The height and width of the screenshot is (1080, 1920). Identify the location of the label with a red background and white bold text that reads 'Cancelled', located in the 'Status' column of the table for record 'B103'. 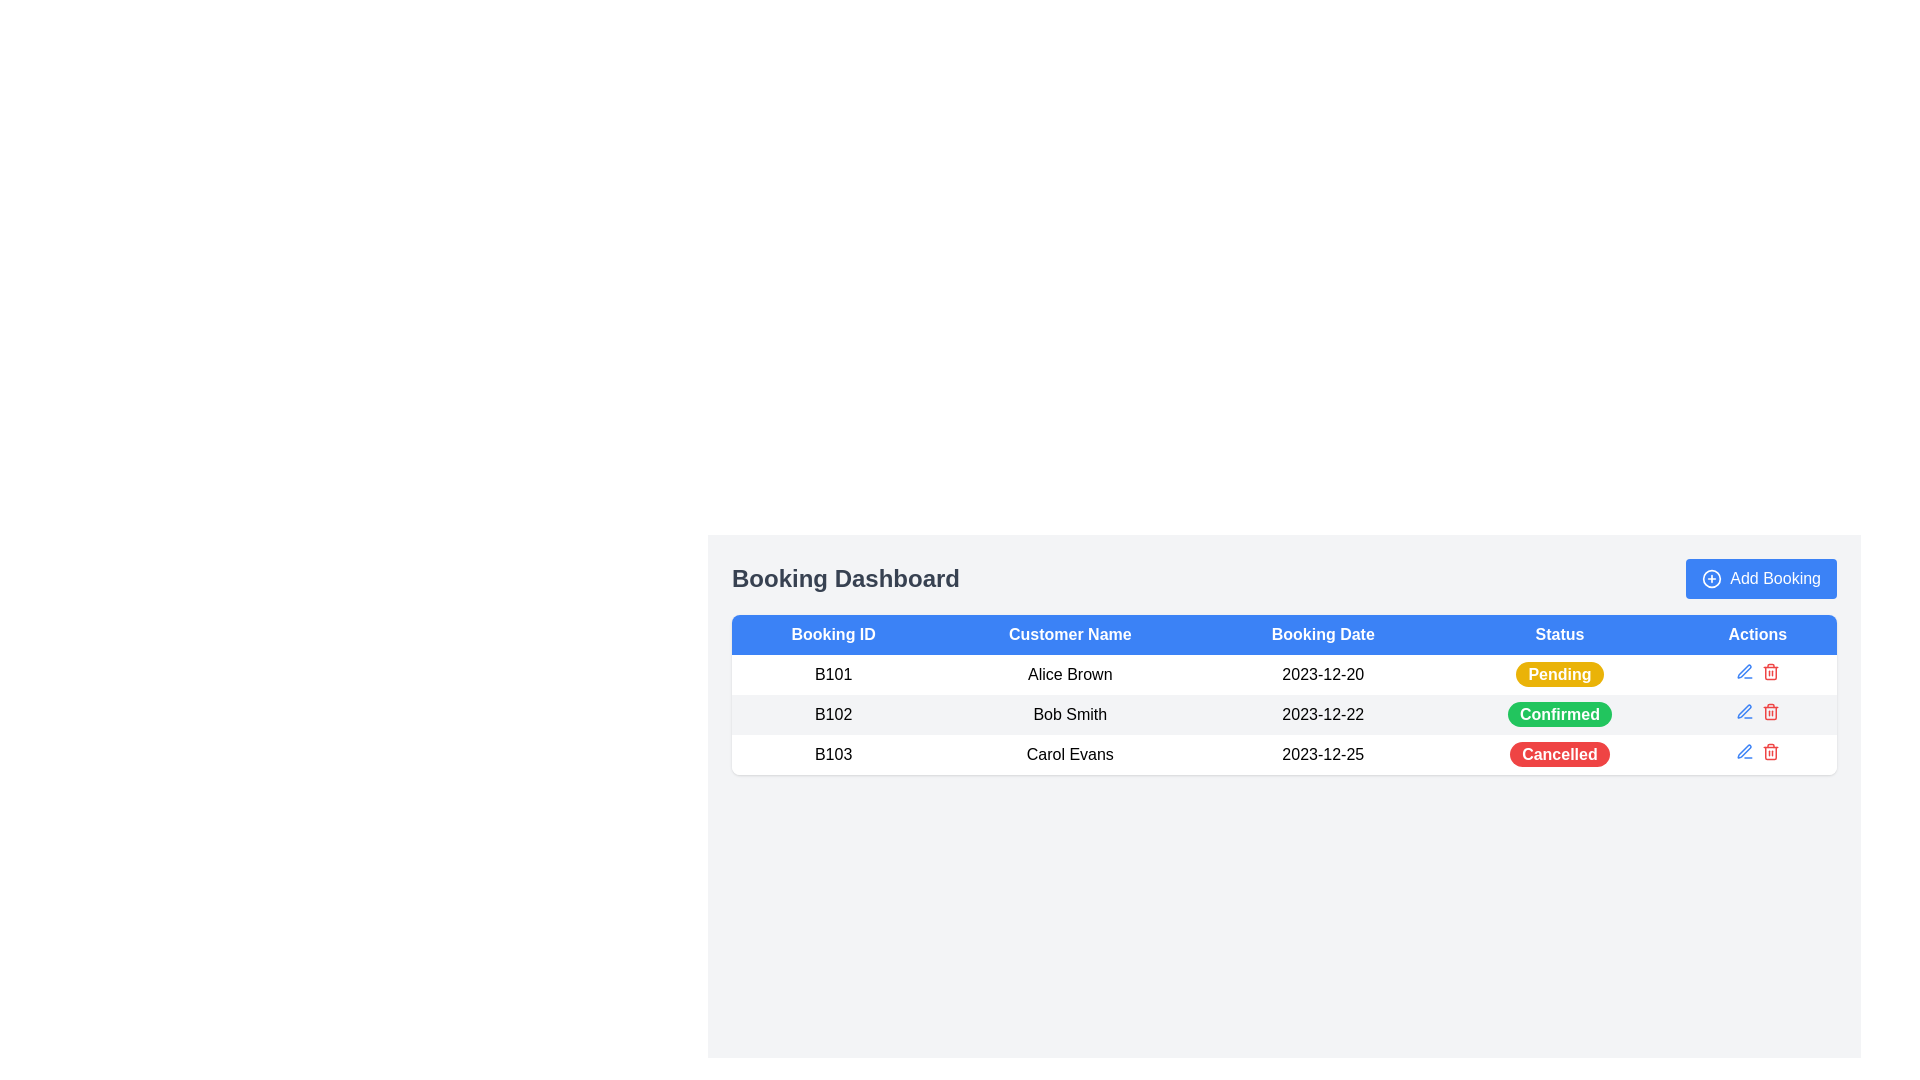
(1559, 754).